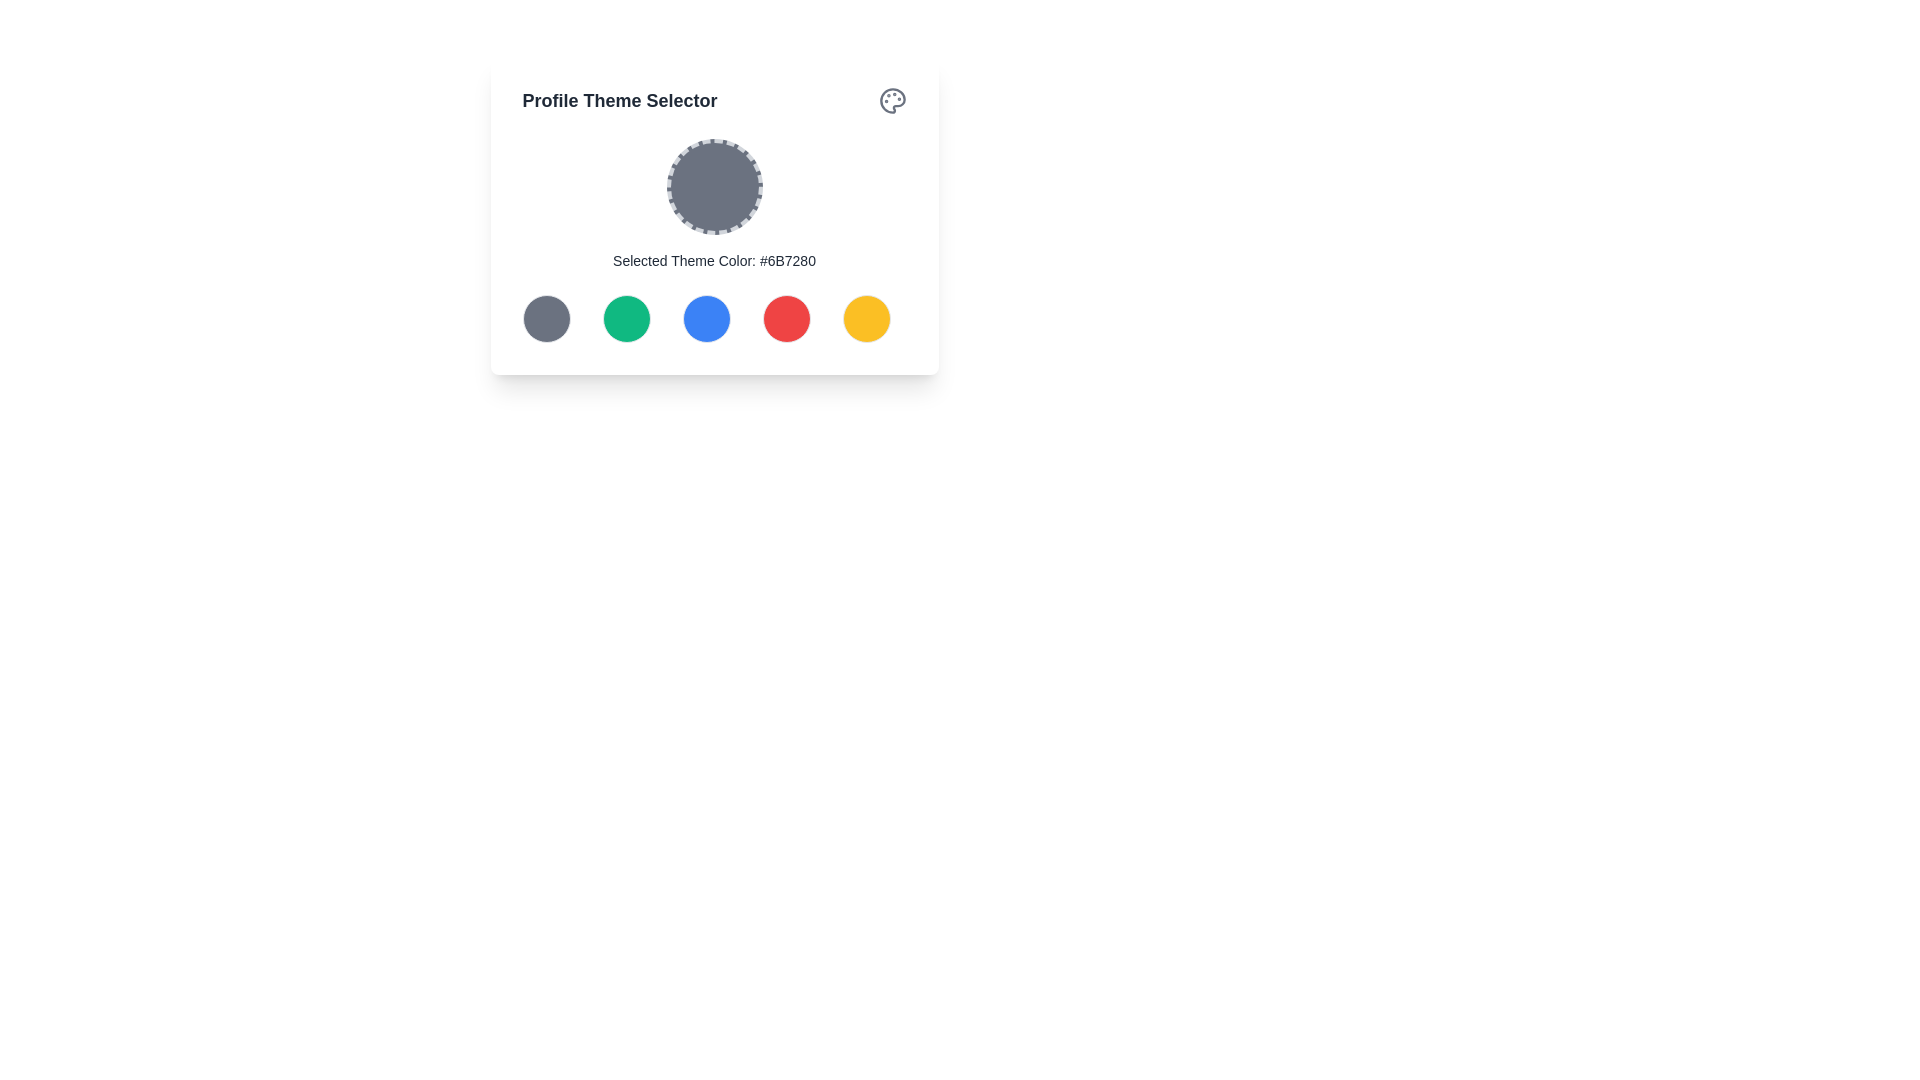 This screenshot has width=1920, height=1080. Describe the element at coordinates (618, 100) in the screenshot. I see `the heading text that introduces the 'Profile Theme Selector', which is centrally aligned with an adjacent icon and positioned at the top-left corner of the card section` at that location.